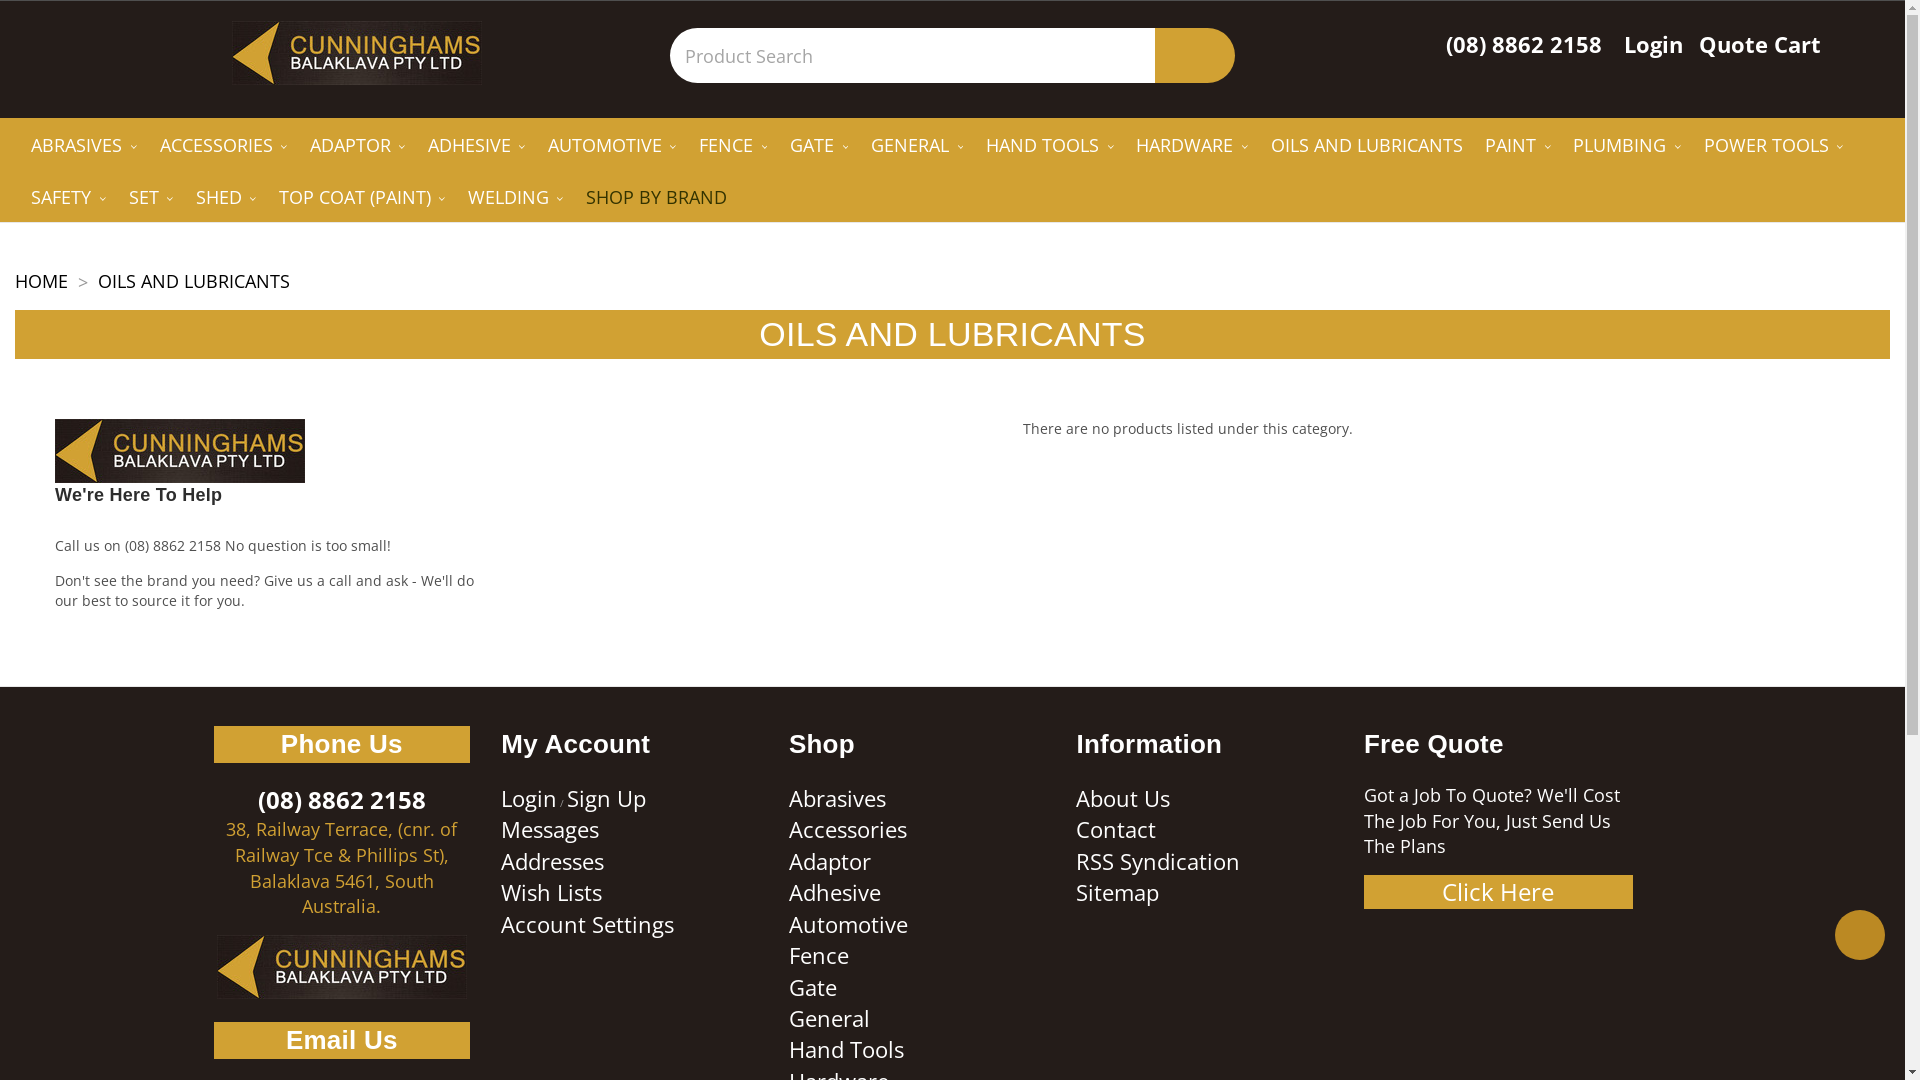 This screenshot has height=1080, width=1920. What do you see at coordinates (1560, 146) in the screenshot?
I see `'PLUMBING'` at bounding box center [1560, 146].